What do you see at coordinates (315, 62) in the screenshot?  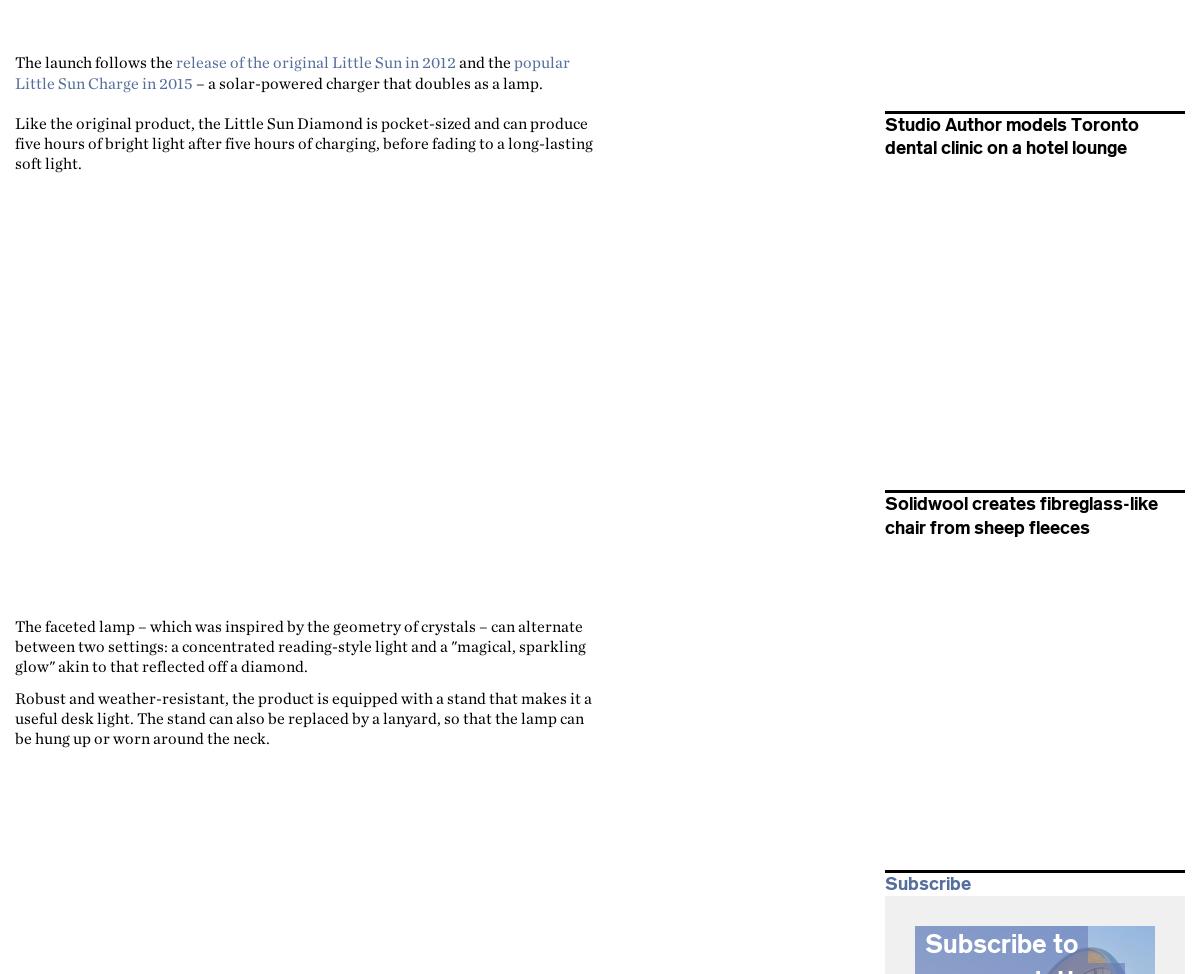 I see `'release of the original Little Sun in 2012'` at bounding box center [315, 62].